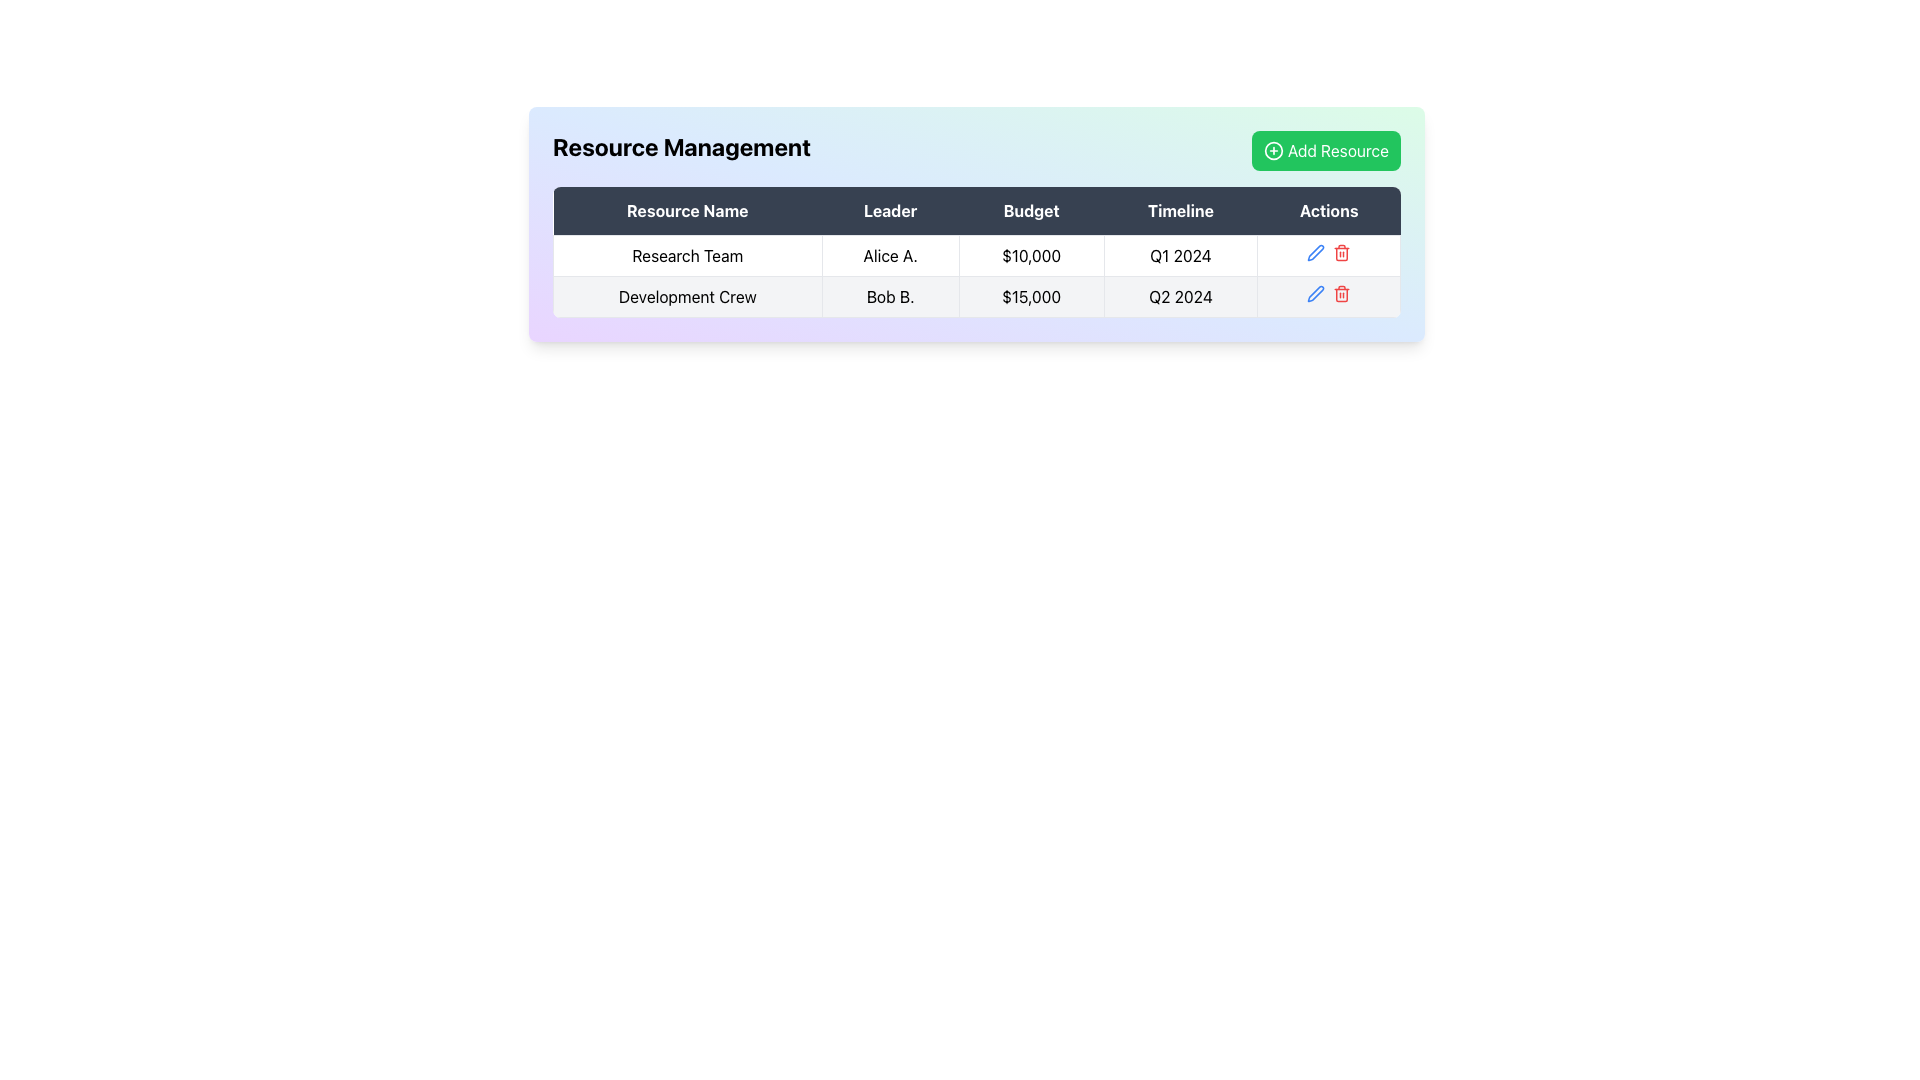  I want to click on the Text Display element that shows the timeline information for the 'Development Crew' project phase, specifically indicating 'Q2 2024', so click(1180, 297).